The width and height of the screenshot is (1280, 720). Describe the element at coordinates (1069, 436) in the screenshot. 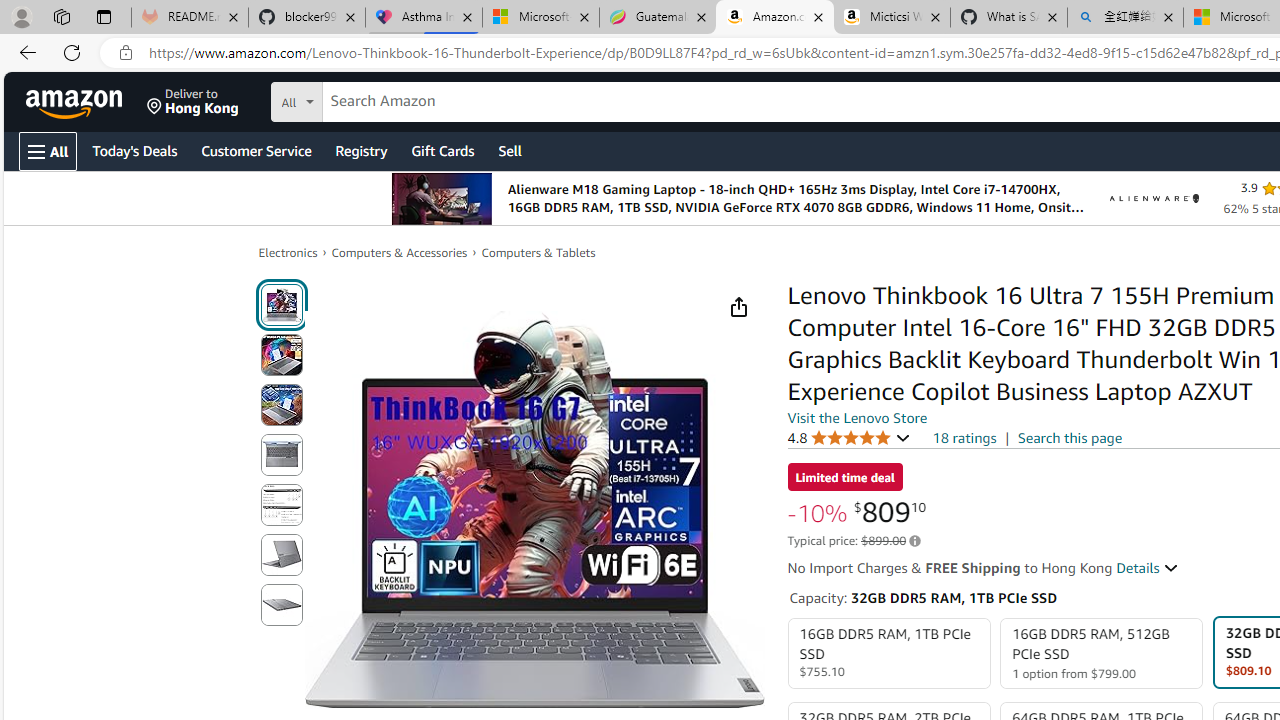

I see `'Search this page'` at that location.